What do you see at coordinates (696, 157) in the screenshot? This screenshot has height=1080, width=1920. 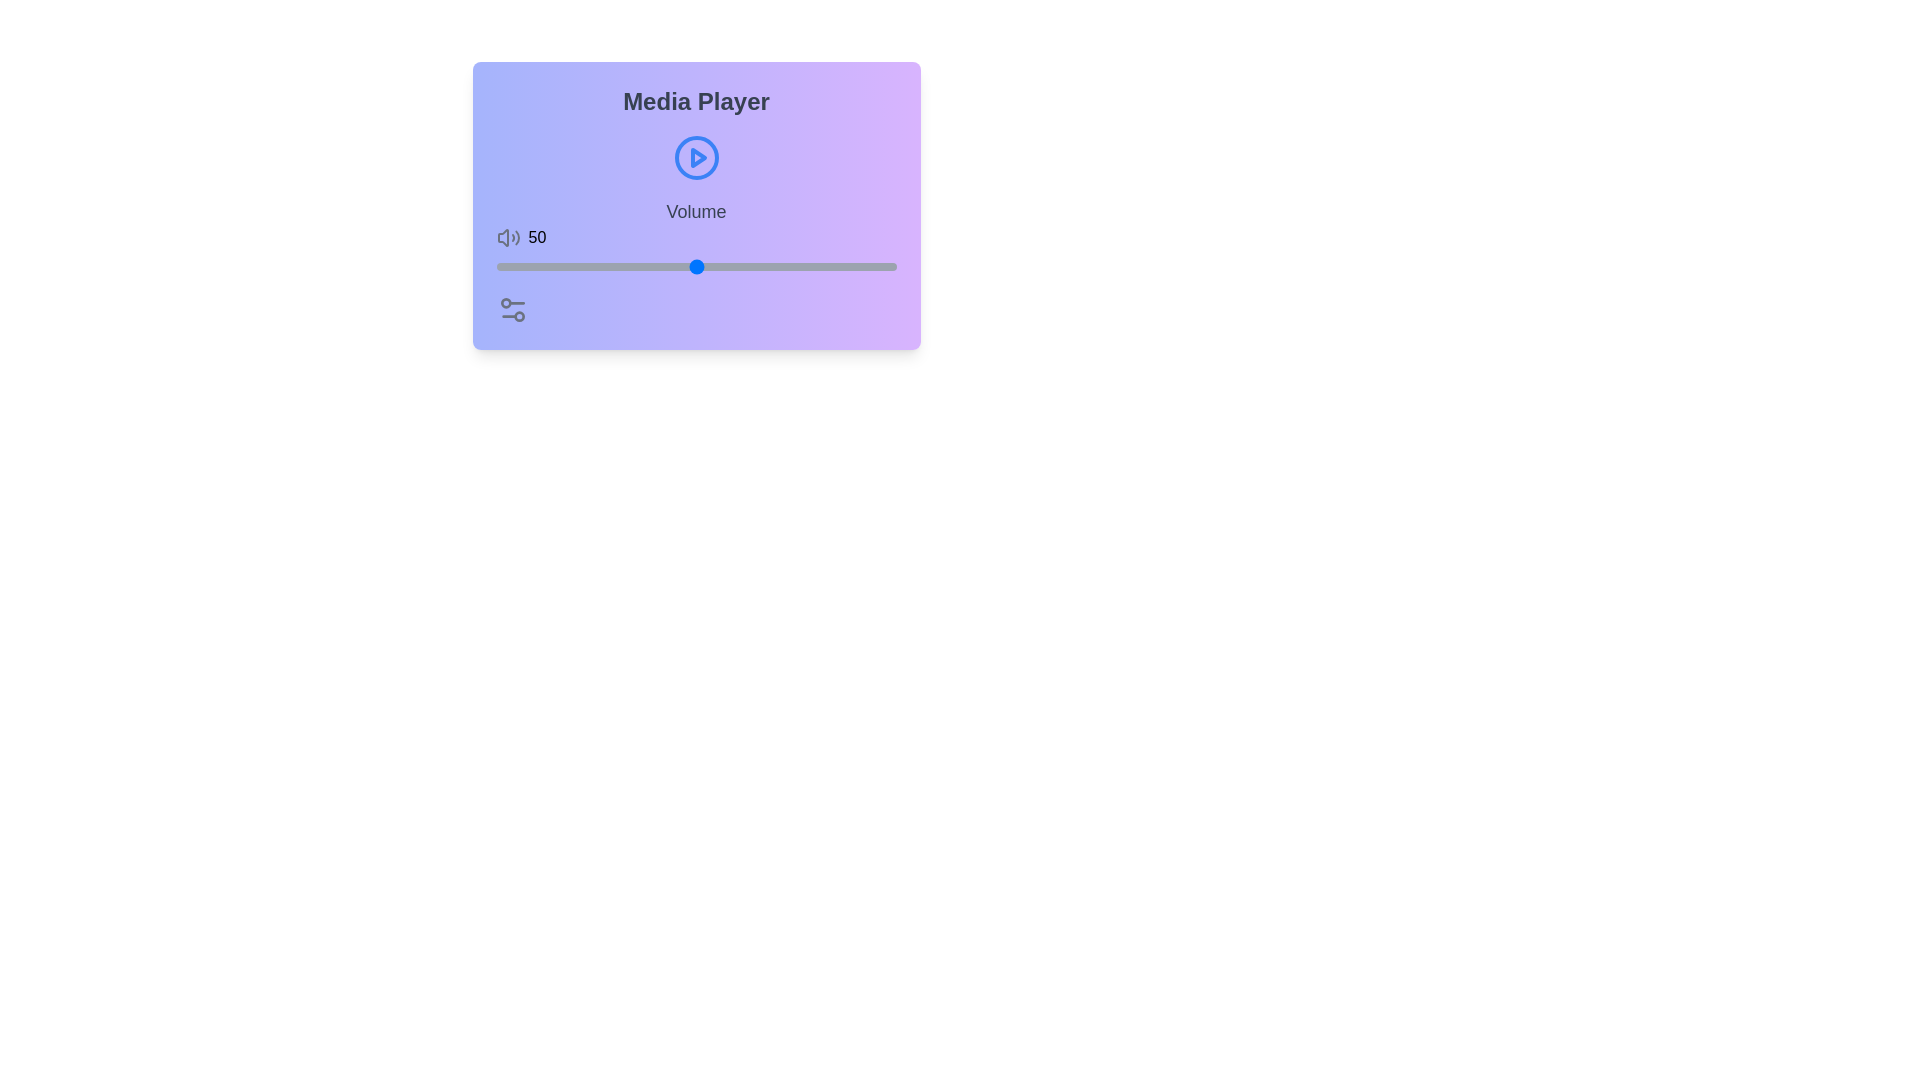 I see `the circular play button with a blue play symbol inside, located in the 'Media Player' interface, to play the media` at bounding box center [696, 157].